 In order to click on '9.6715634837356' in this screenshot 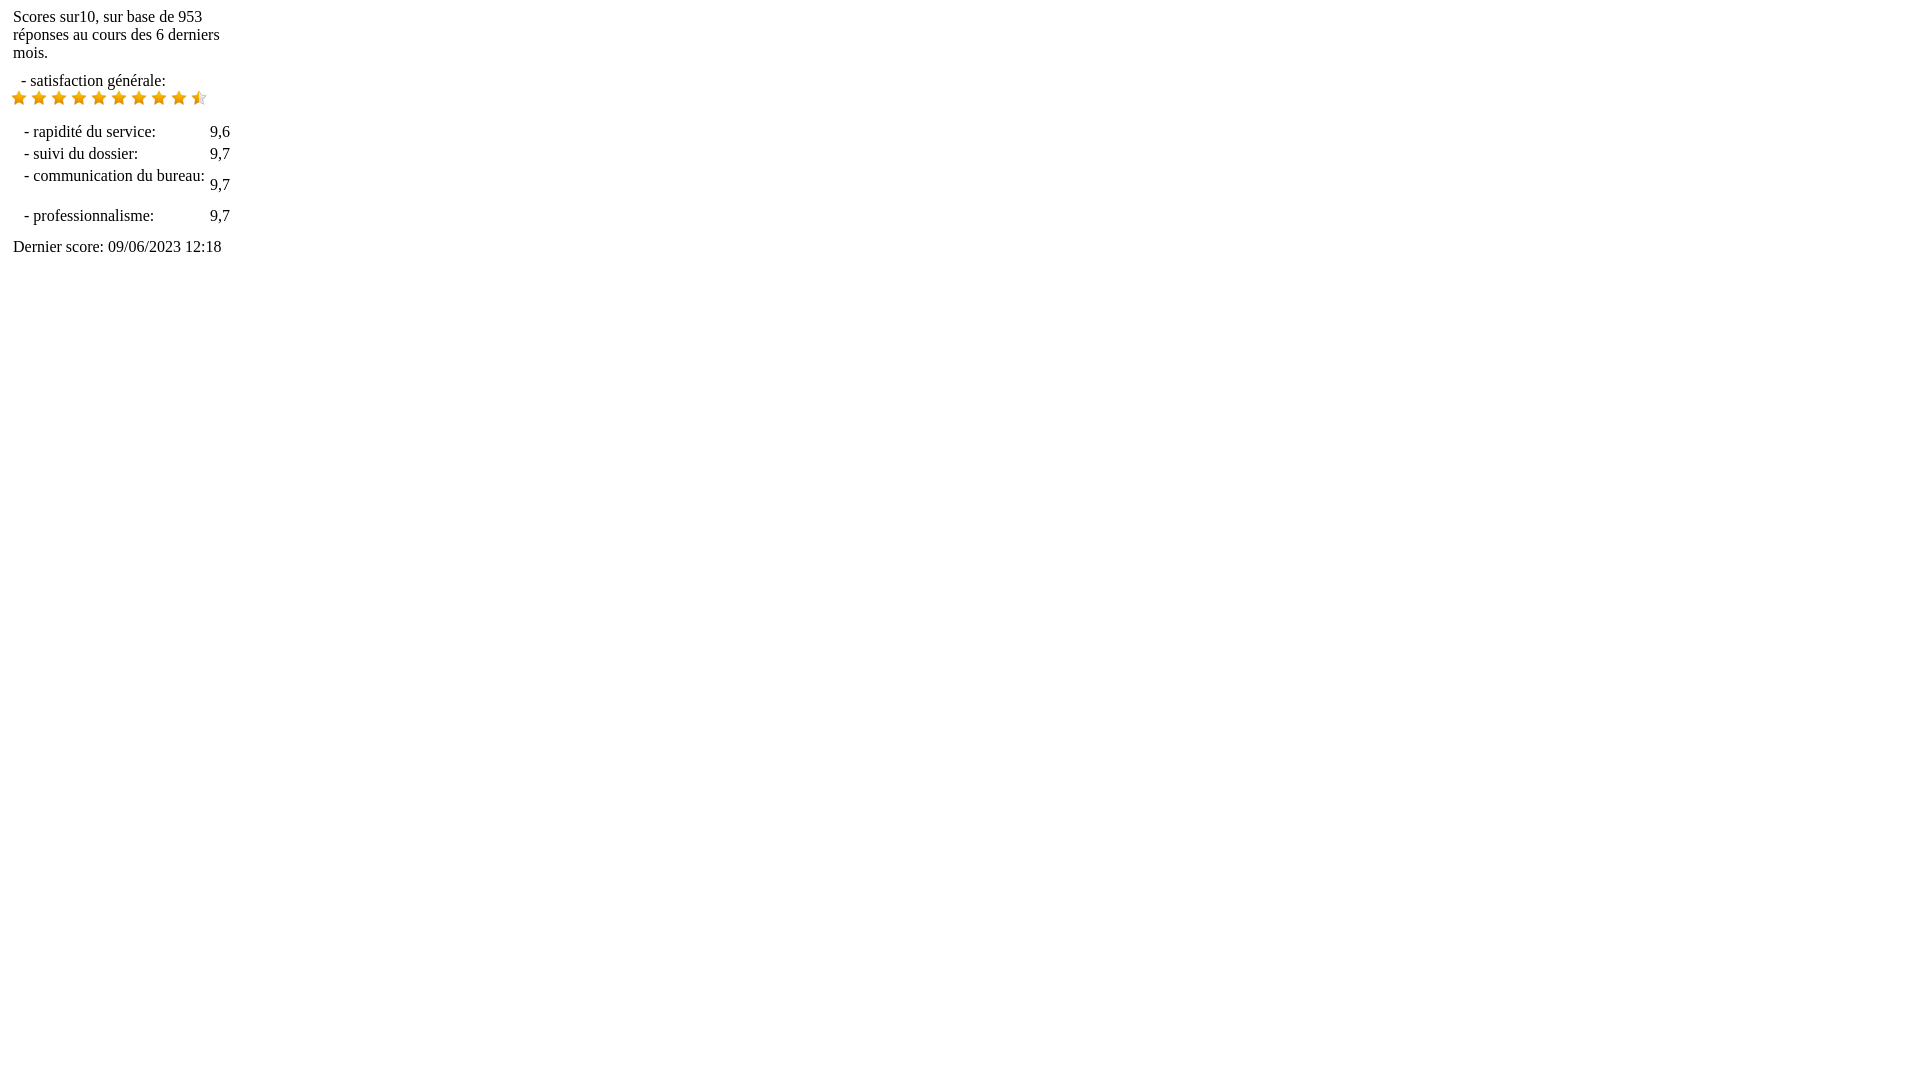, I will do `click(90, 97)`.